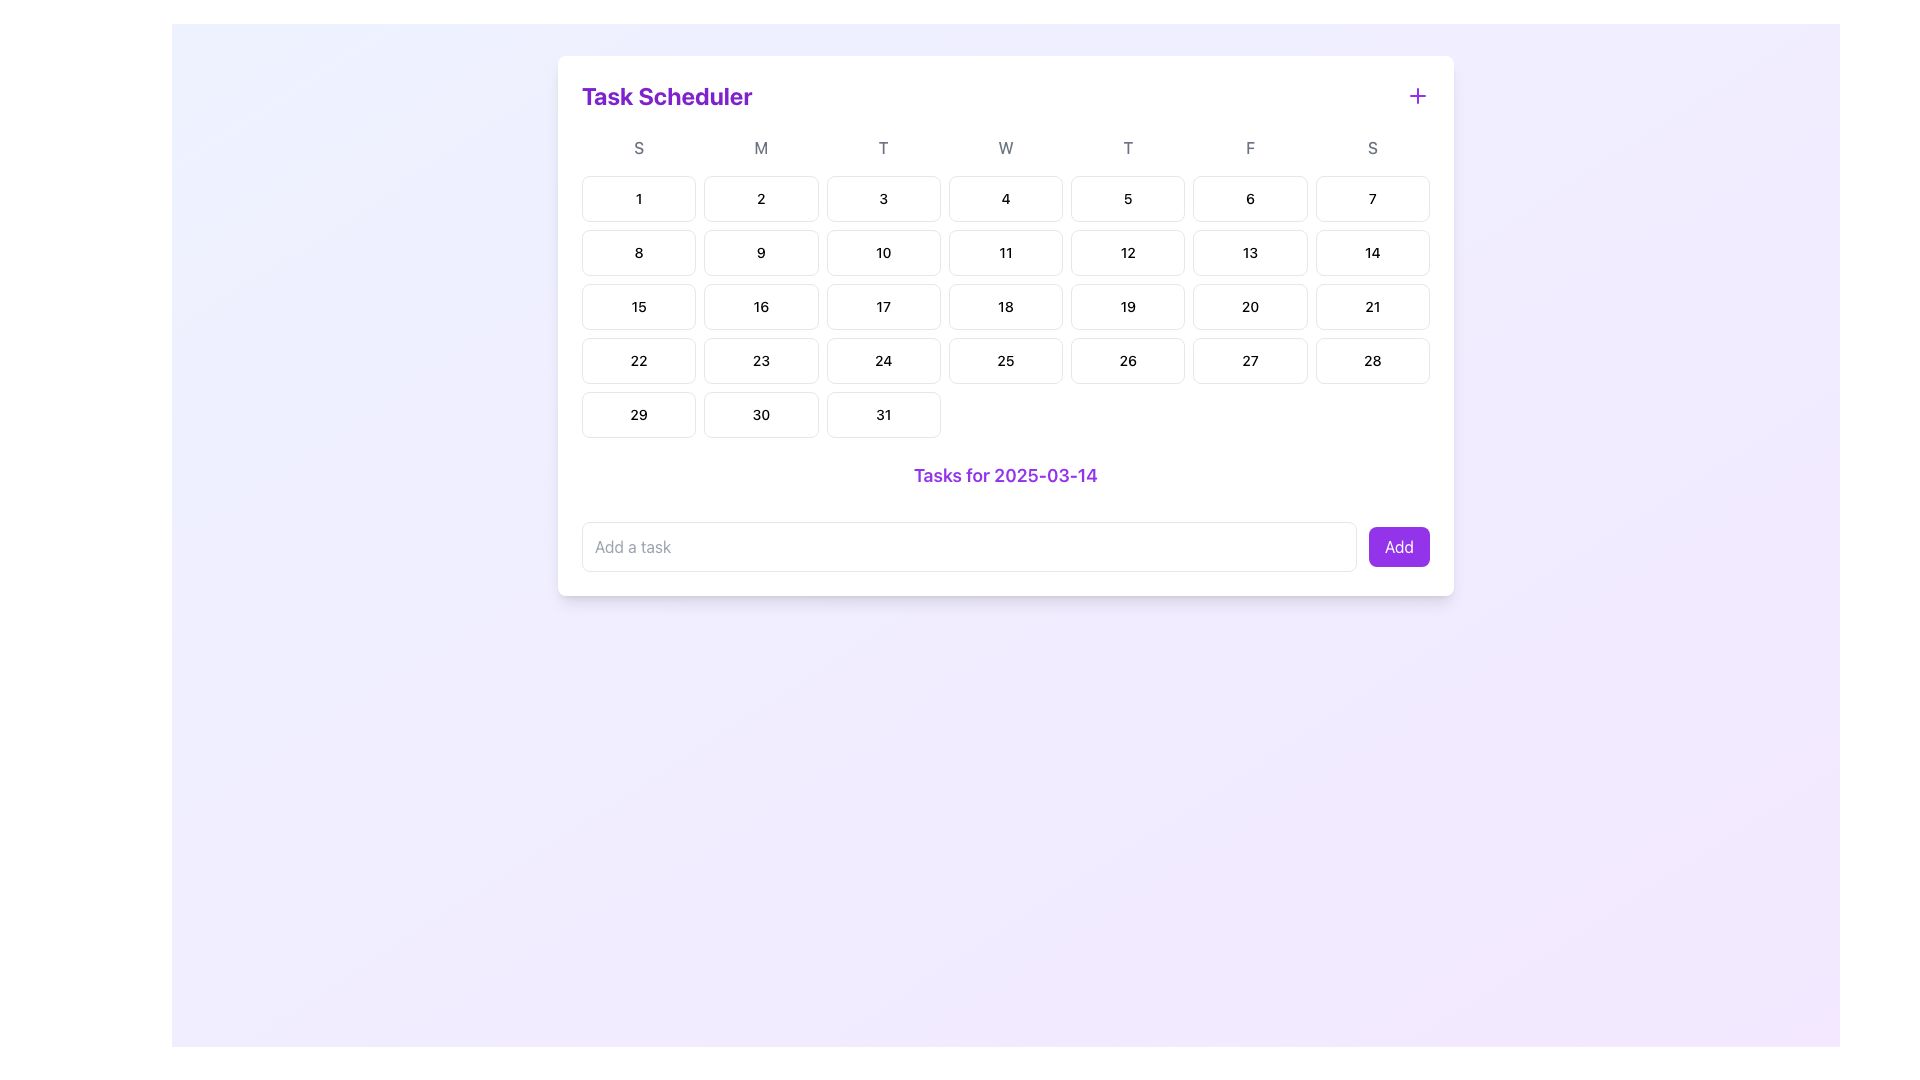 The image size is (1920, 1080). I want to click on the calendar button representing the 4th day (Wednesday), so click(1006, 199).